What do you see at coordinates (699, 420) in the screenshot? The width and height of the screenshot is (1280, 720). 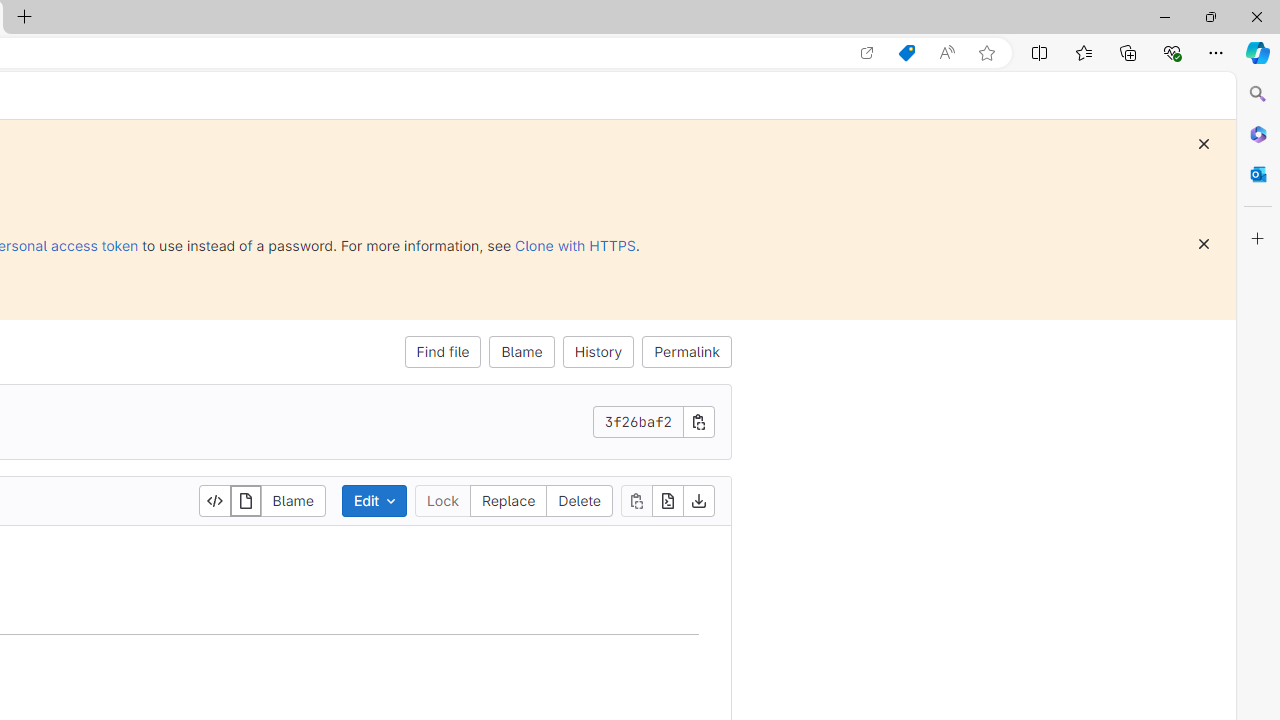 I see `'Copy commit SHA'` at bounding box center [699, 420].